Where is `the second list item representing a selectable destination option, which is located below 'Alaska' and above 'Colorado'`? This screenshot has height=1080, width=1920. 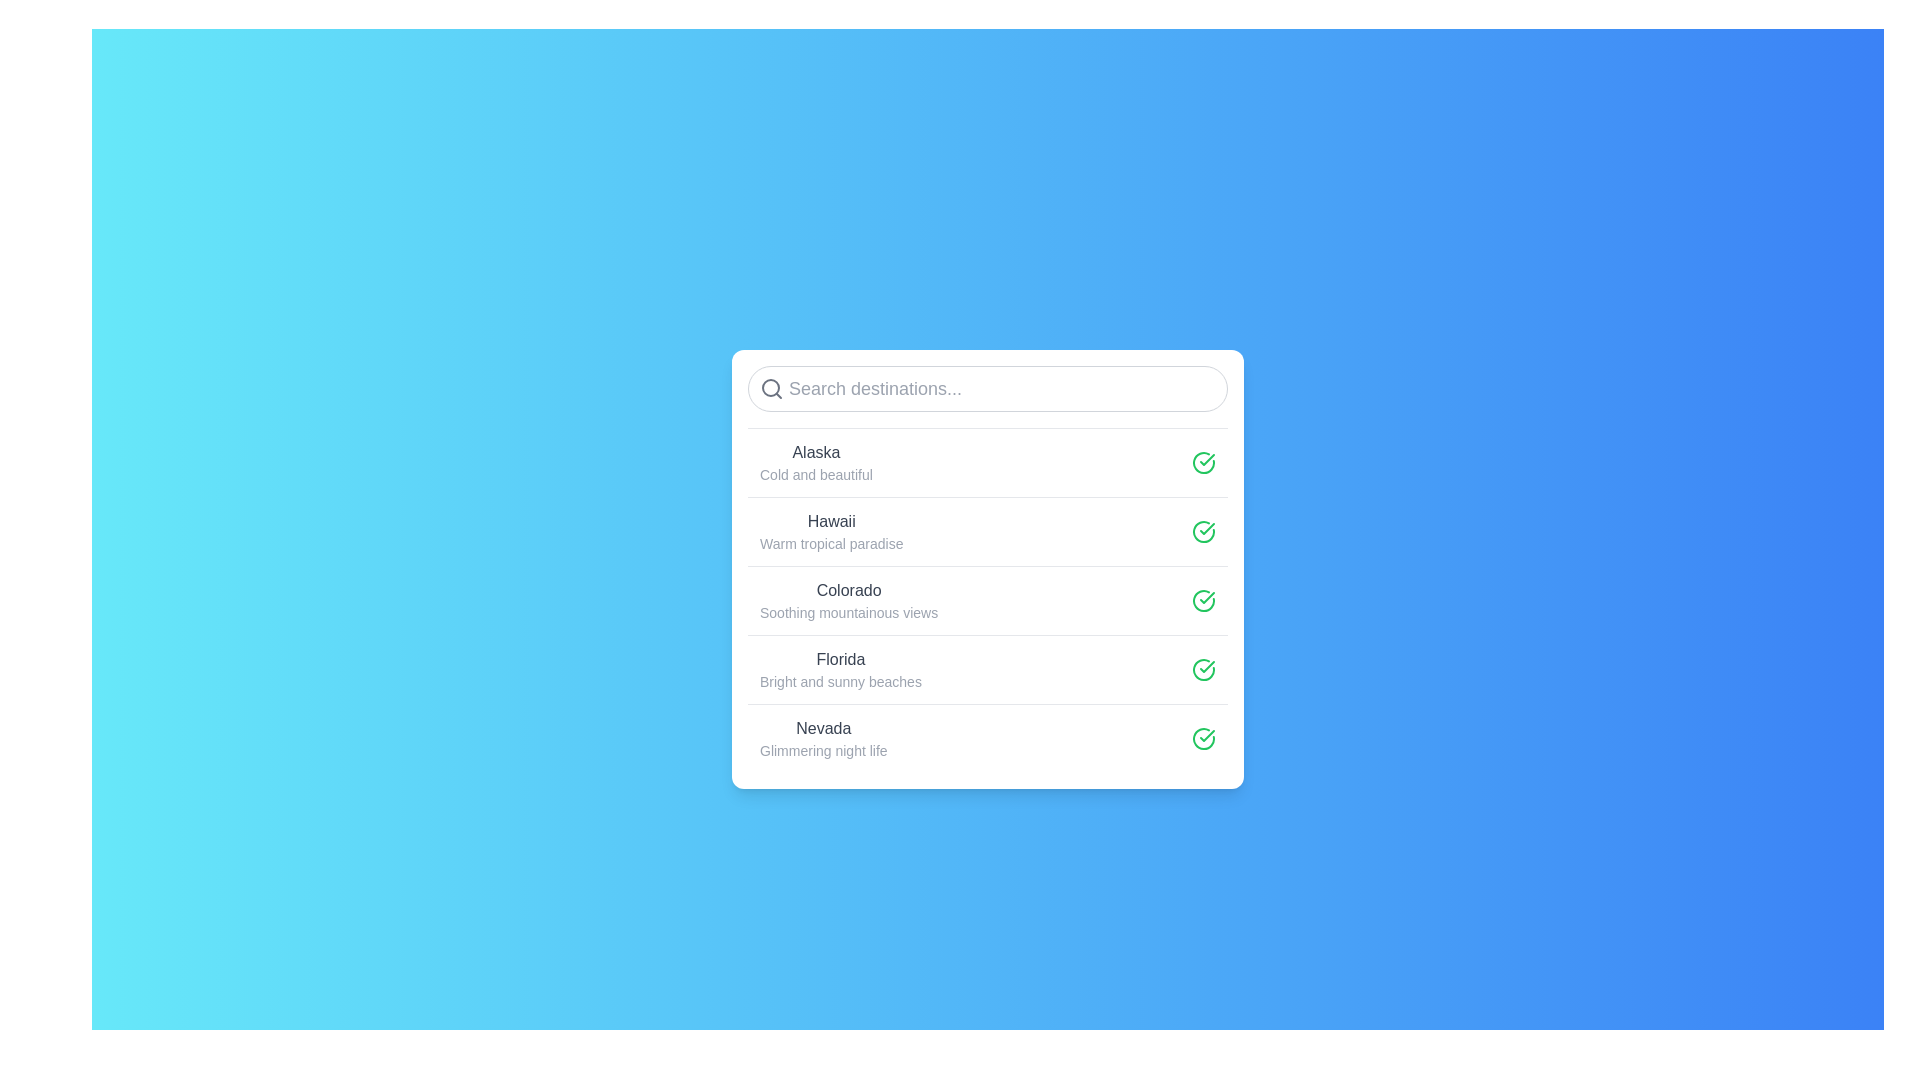 the second list item representing a selectable destination option, which is located below 'Alaska' and above 'Colorado' is located at coordinates (988, 530).